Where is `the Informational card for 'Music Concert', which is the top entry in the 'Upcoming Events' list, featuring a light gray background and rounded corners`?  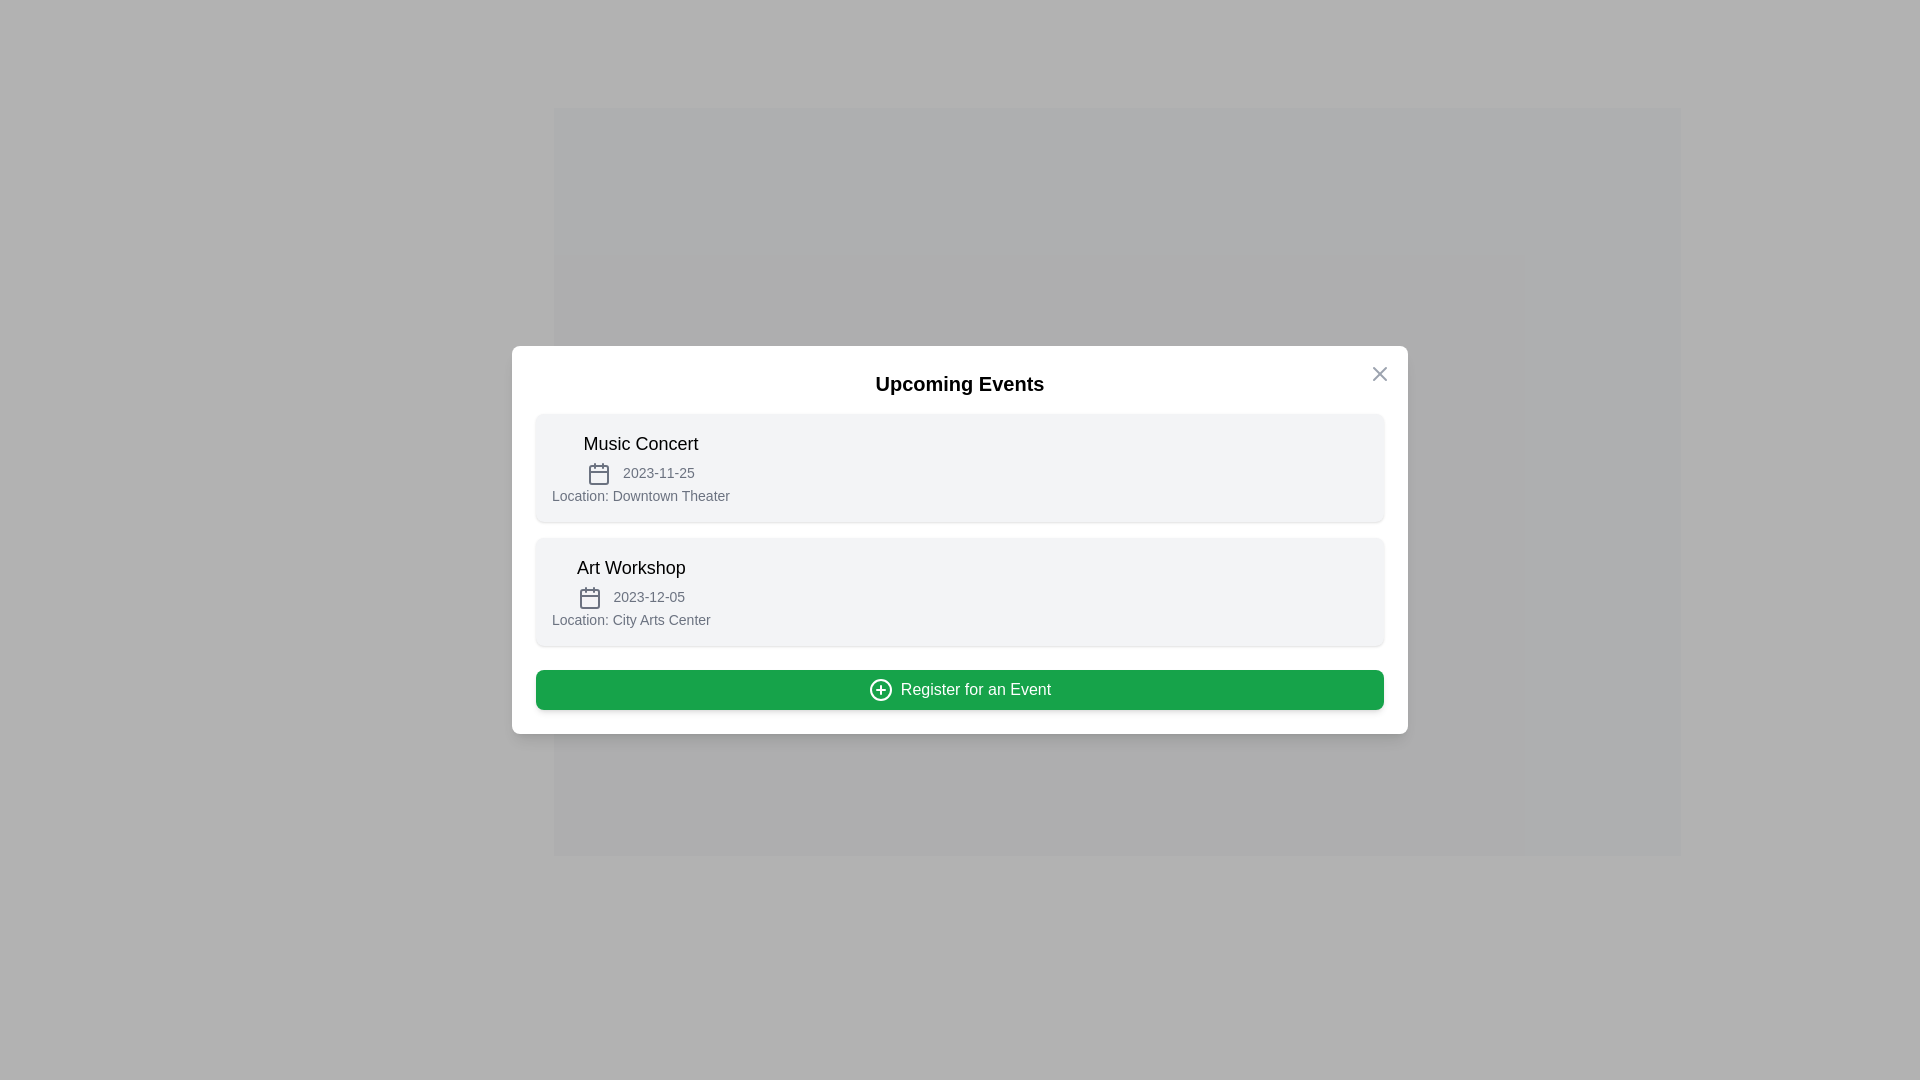
the Informational card for 'Music Concert', which is the top entry in the 'Upcoming Events' list, featuring a light gray background and rounded corners is located at coordinates (960, 467).